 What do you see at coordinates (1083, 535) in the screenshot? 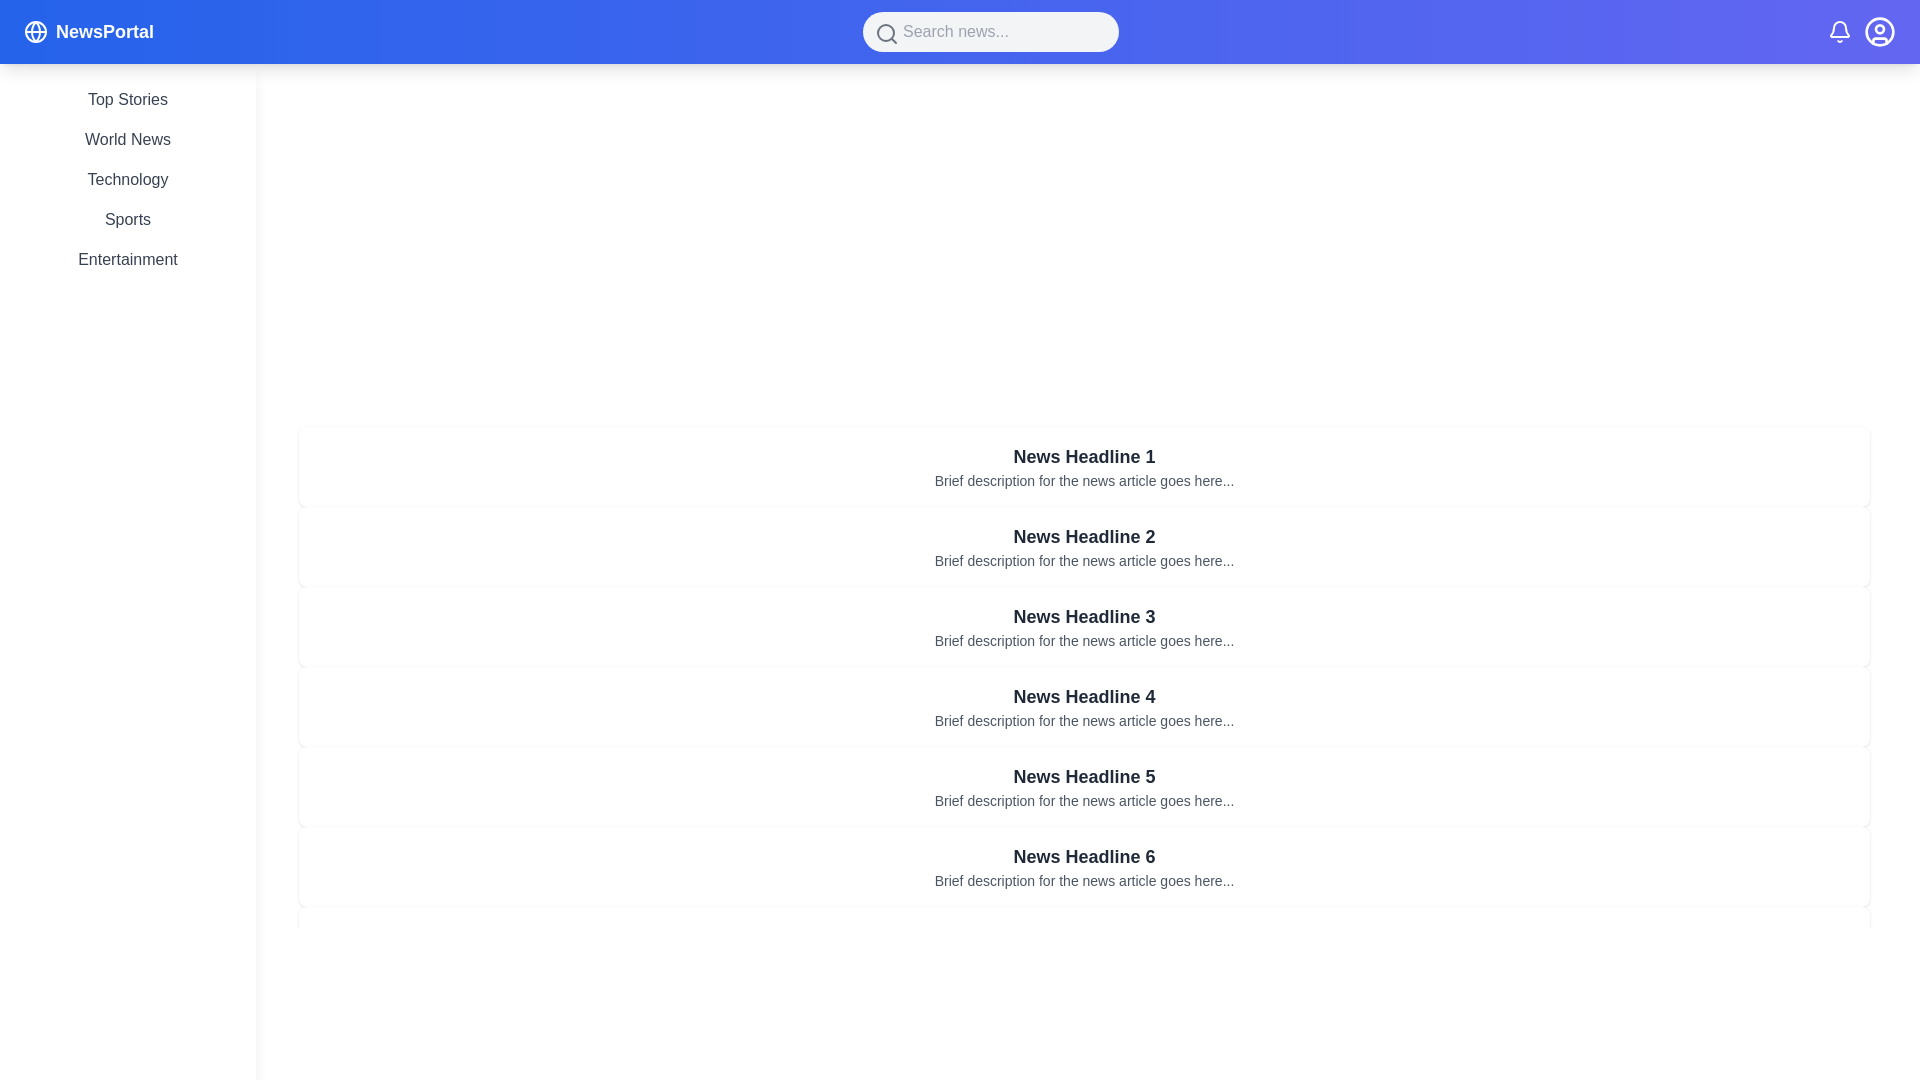
I see `the text label displaying 'News Headline 2', which is styled in bold dark gray font and is located within a white card UI component` at bounding box center [1083, 535].